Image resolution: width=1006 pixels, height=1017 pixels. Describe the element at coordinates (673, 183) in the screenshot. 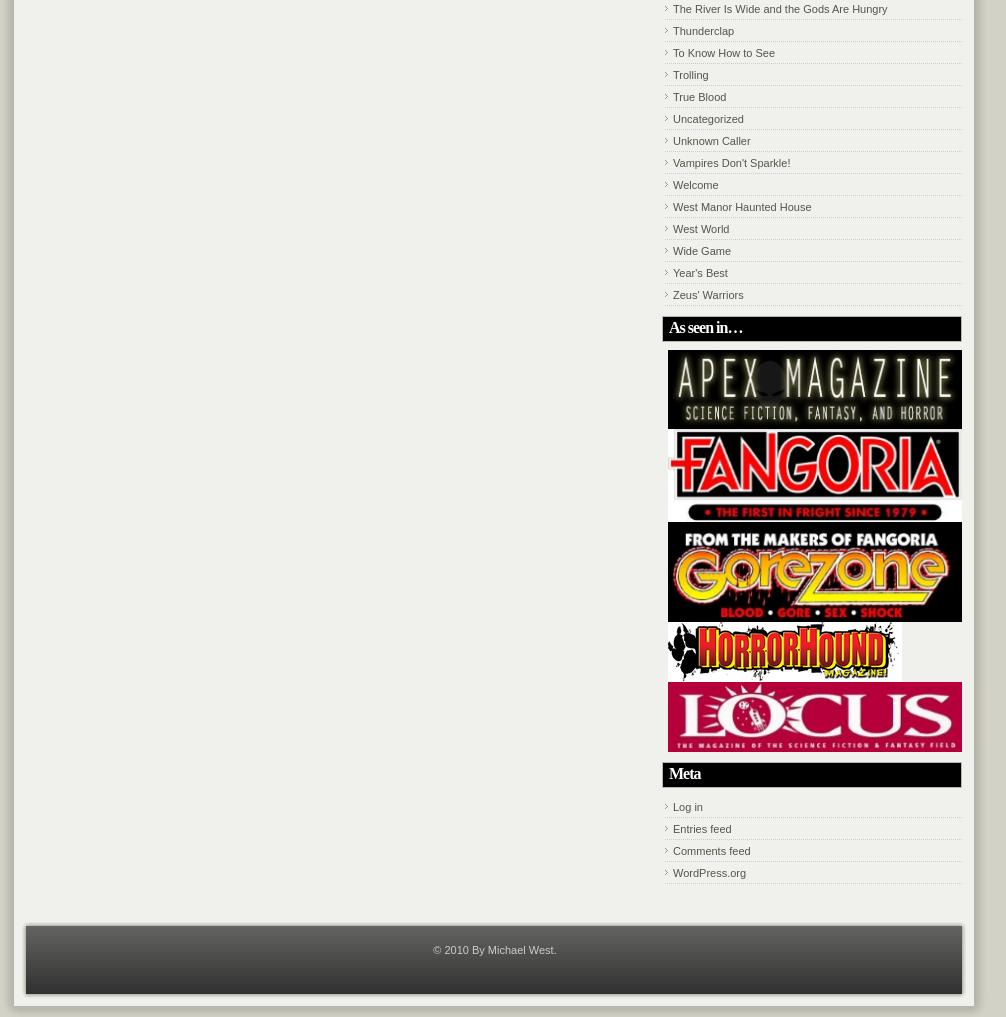

I see `'Welcome'` at that location.